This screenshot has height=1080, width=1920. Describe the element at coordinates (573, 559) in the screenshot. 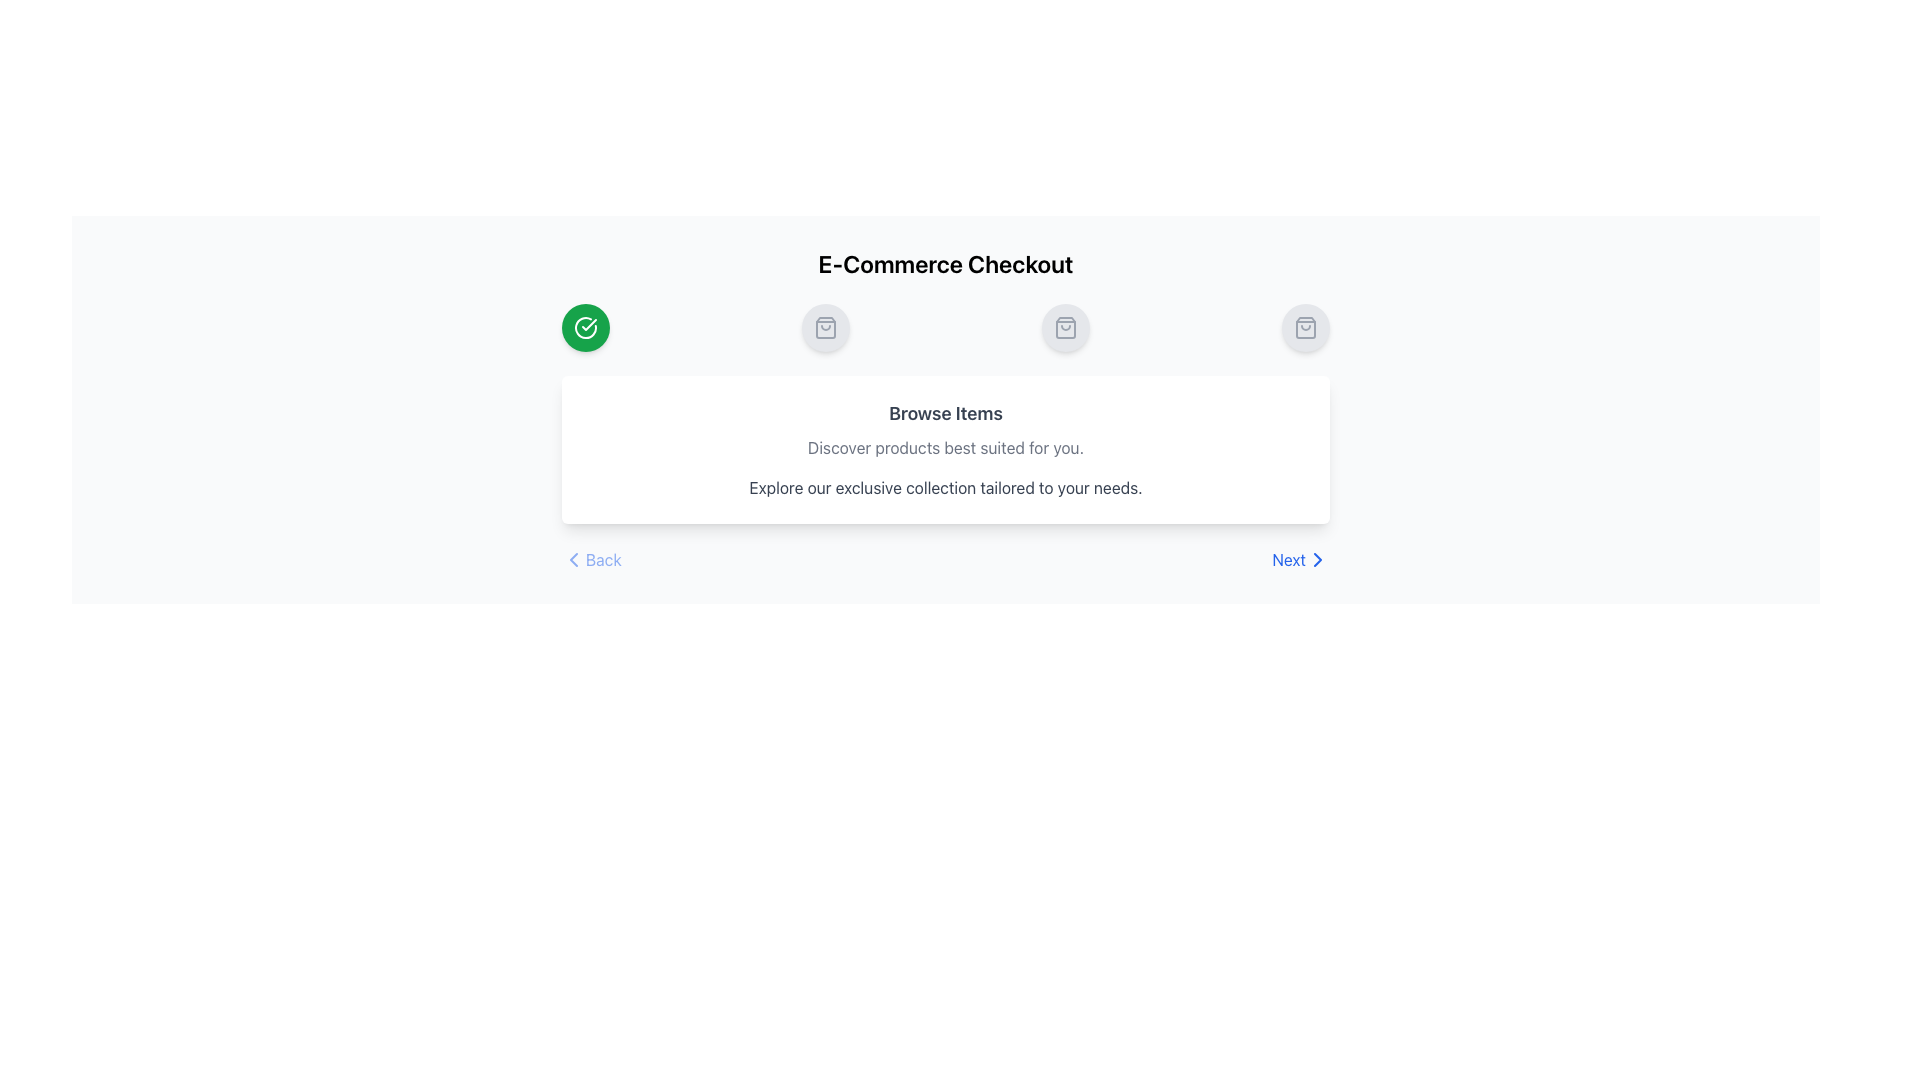

I see `the left-pointing chevron icon, which is a blue outlined icon part of the 'Back' button` at that location.